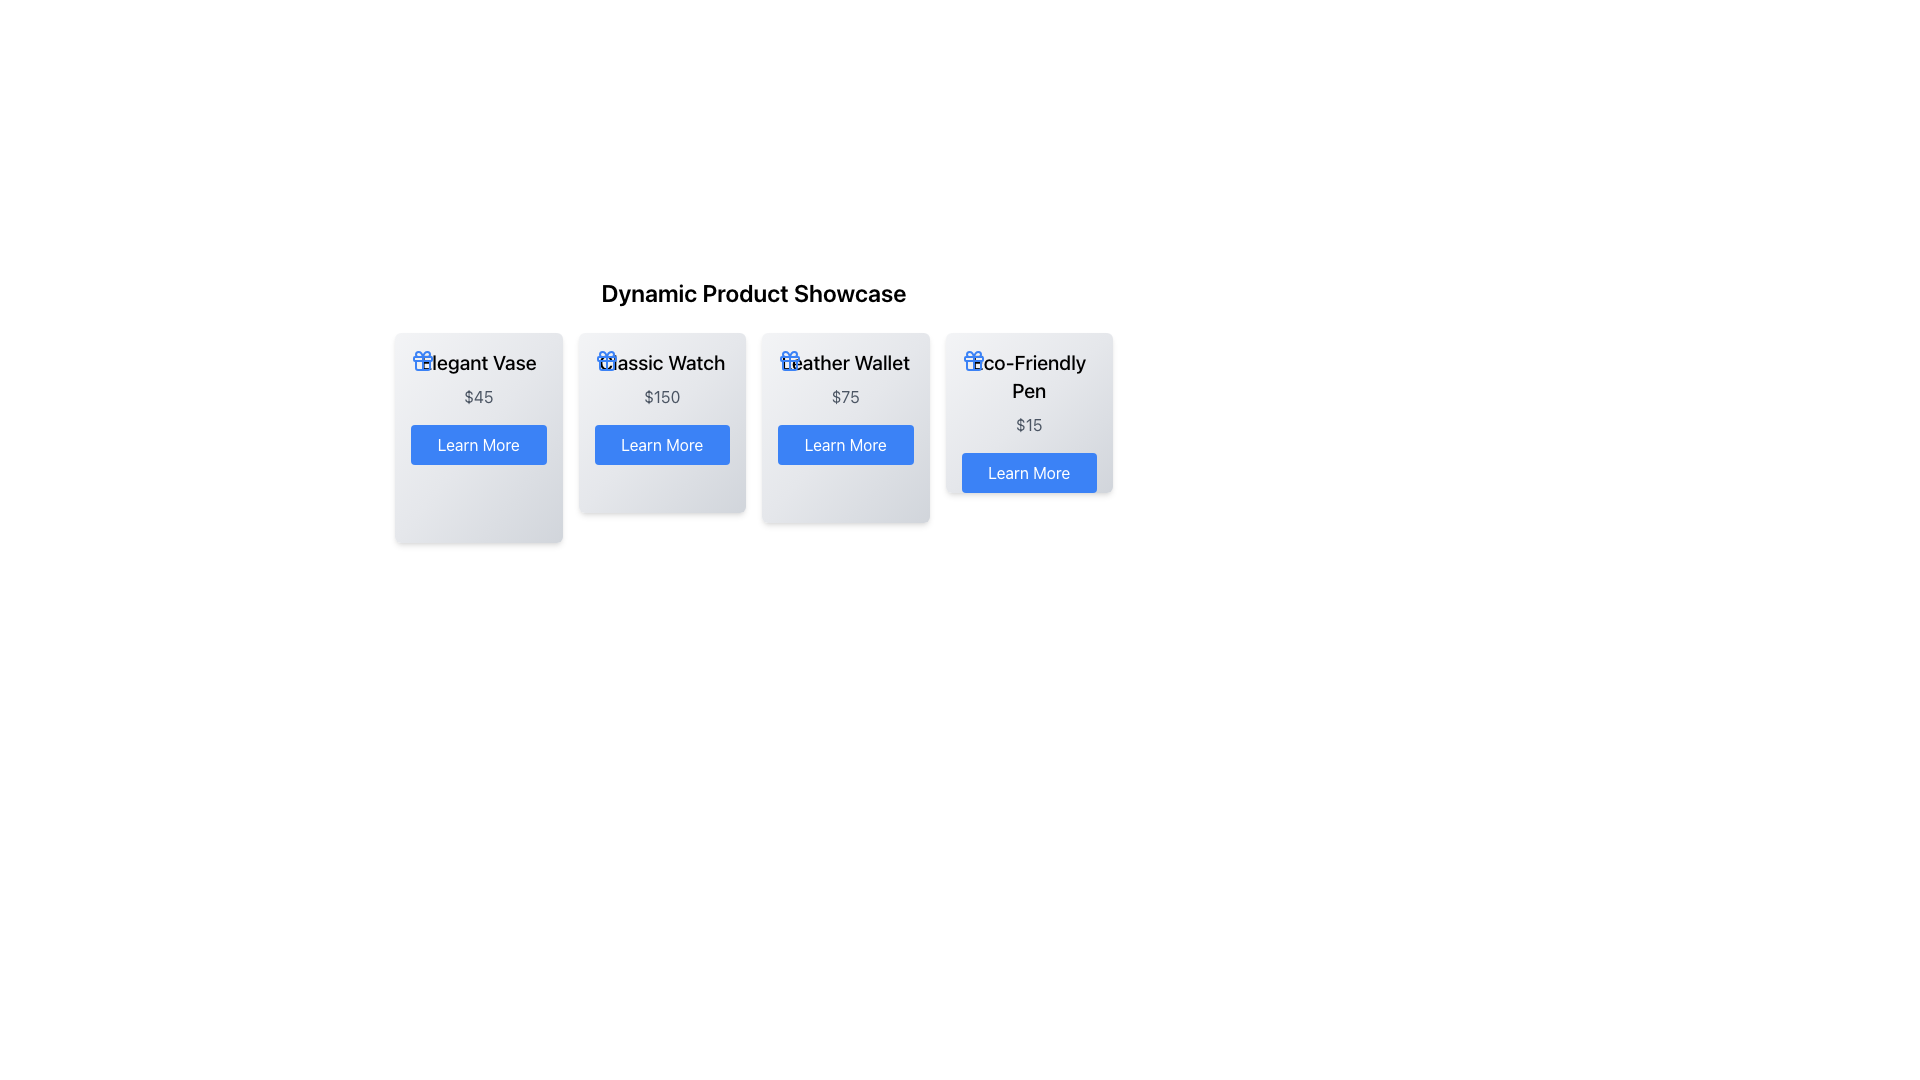 This screenshot has width=1920, height=1080. What do you see at coordinates (477, 397) in the screenshot?
I see `price displayed in the text label showing '$45', which is styled in gray and positioned below the title 'Elegant Vase' within a rounded card layout` at bounding box center [477, 397].